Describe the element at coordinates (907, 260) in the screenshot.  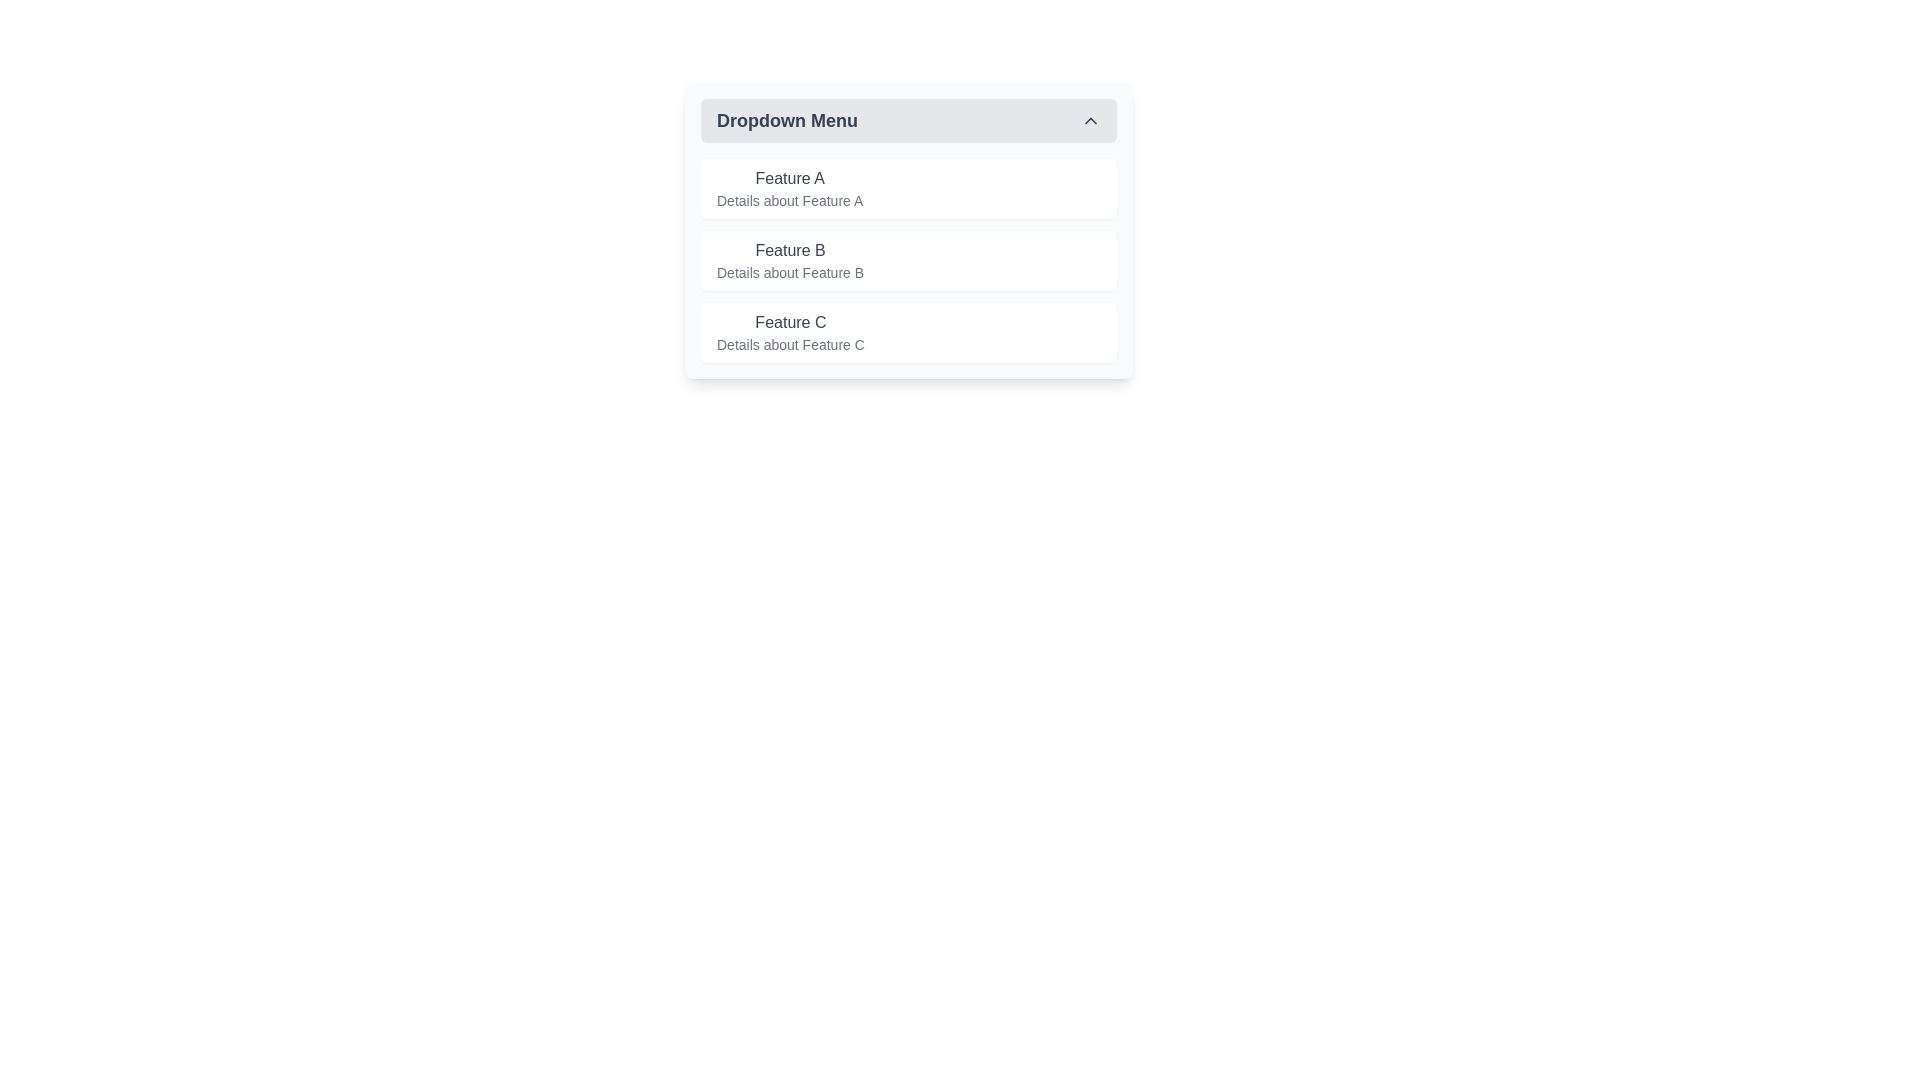
I see `the selectable card for 'Feature B' located in the center of the dropdown menu list, which is the second item among three options` at that location.